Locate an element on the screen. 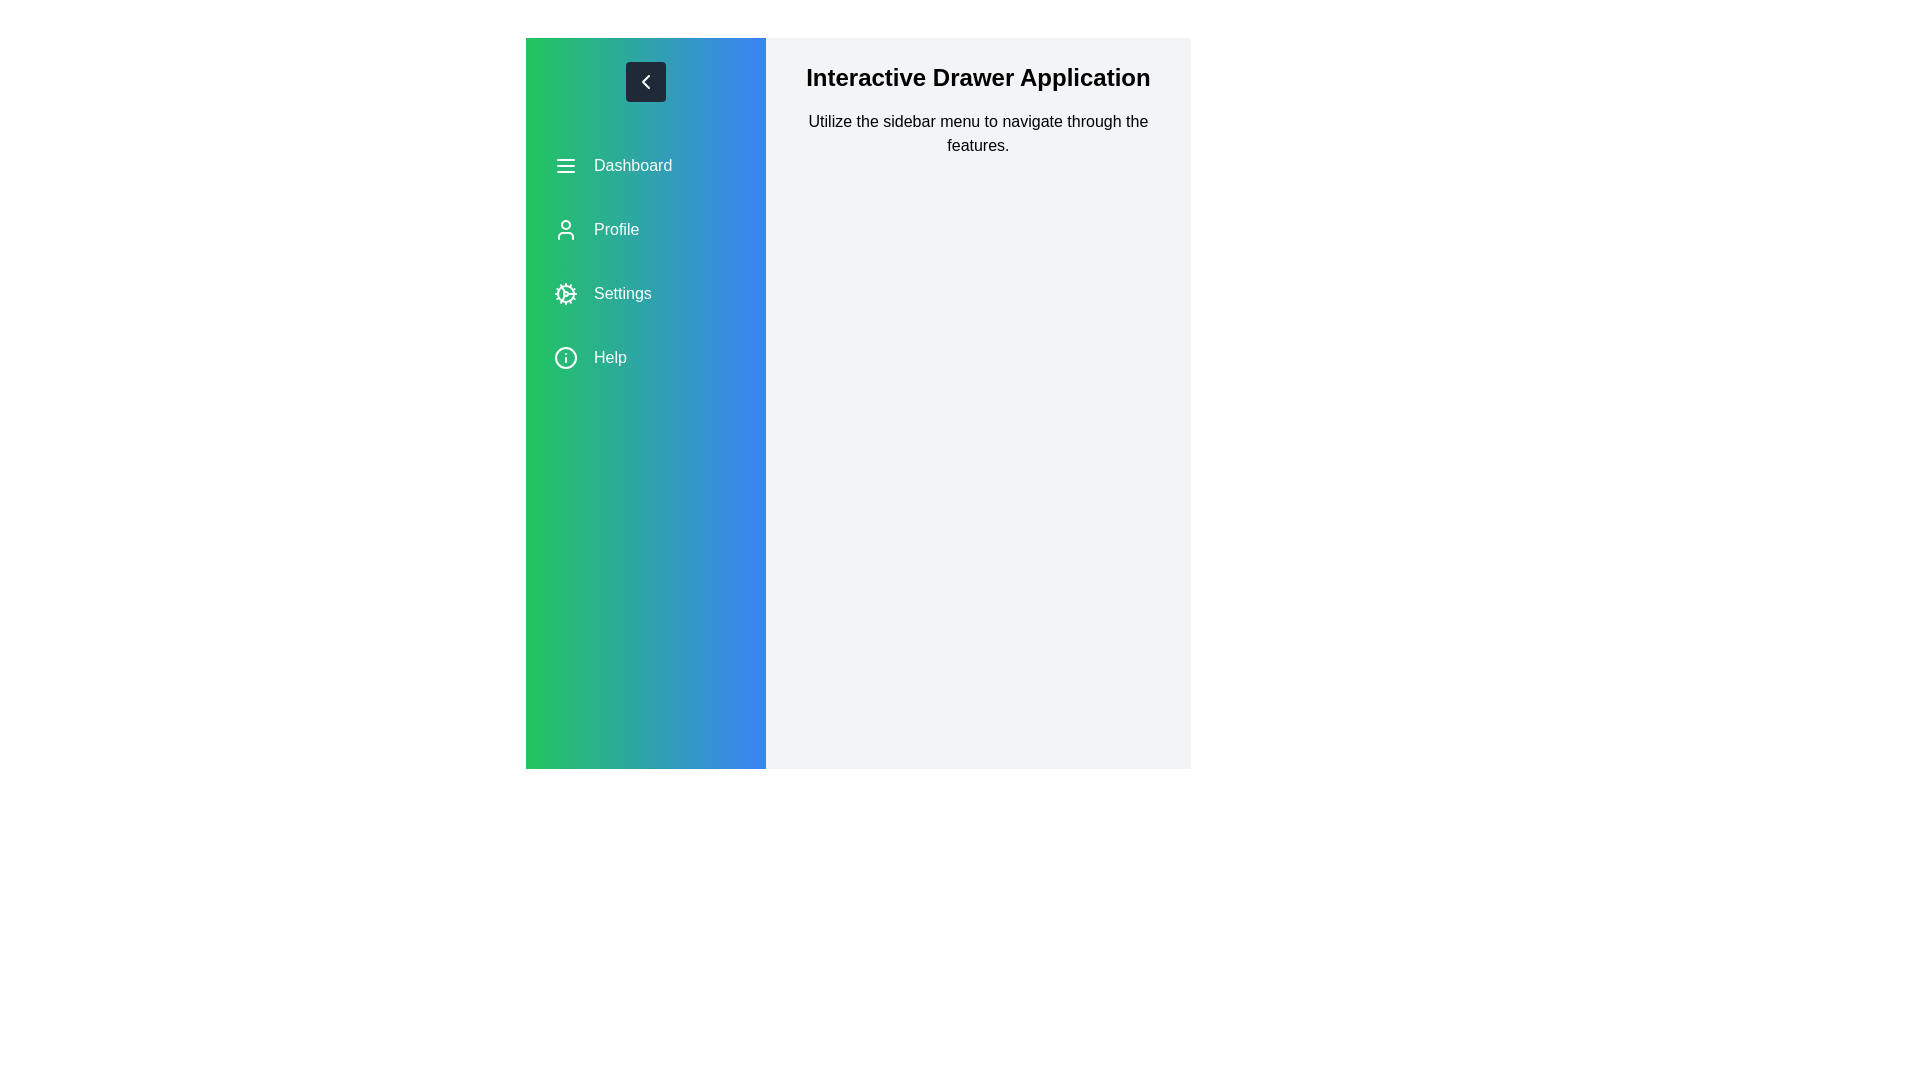  the menu option Settings to see its hover effect is located at coordinates (645, 293).